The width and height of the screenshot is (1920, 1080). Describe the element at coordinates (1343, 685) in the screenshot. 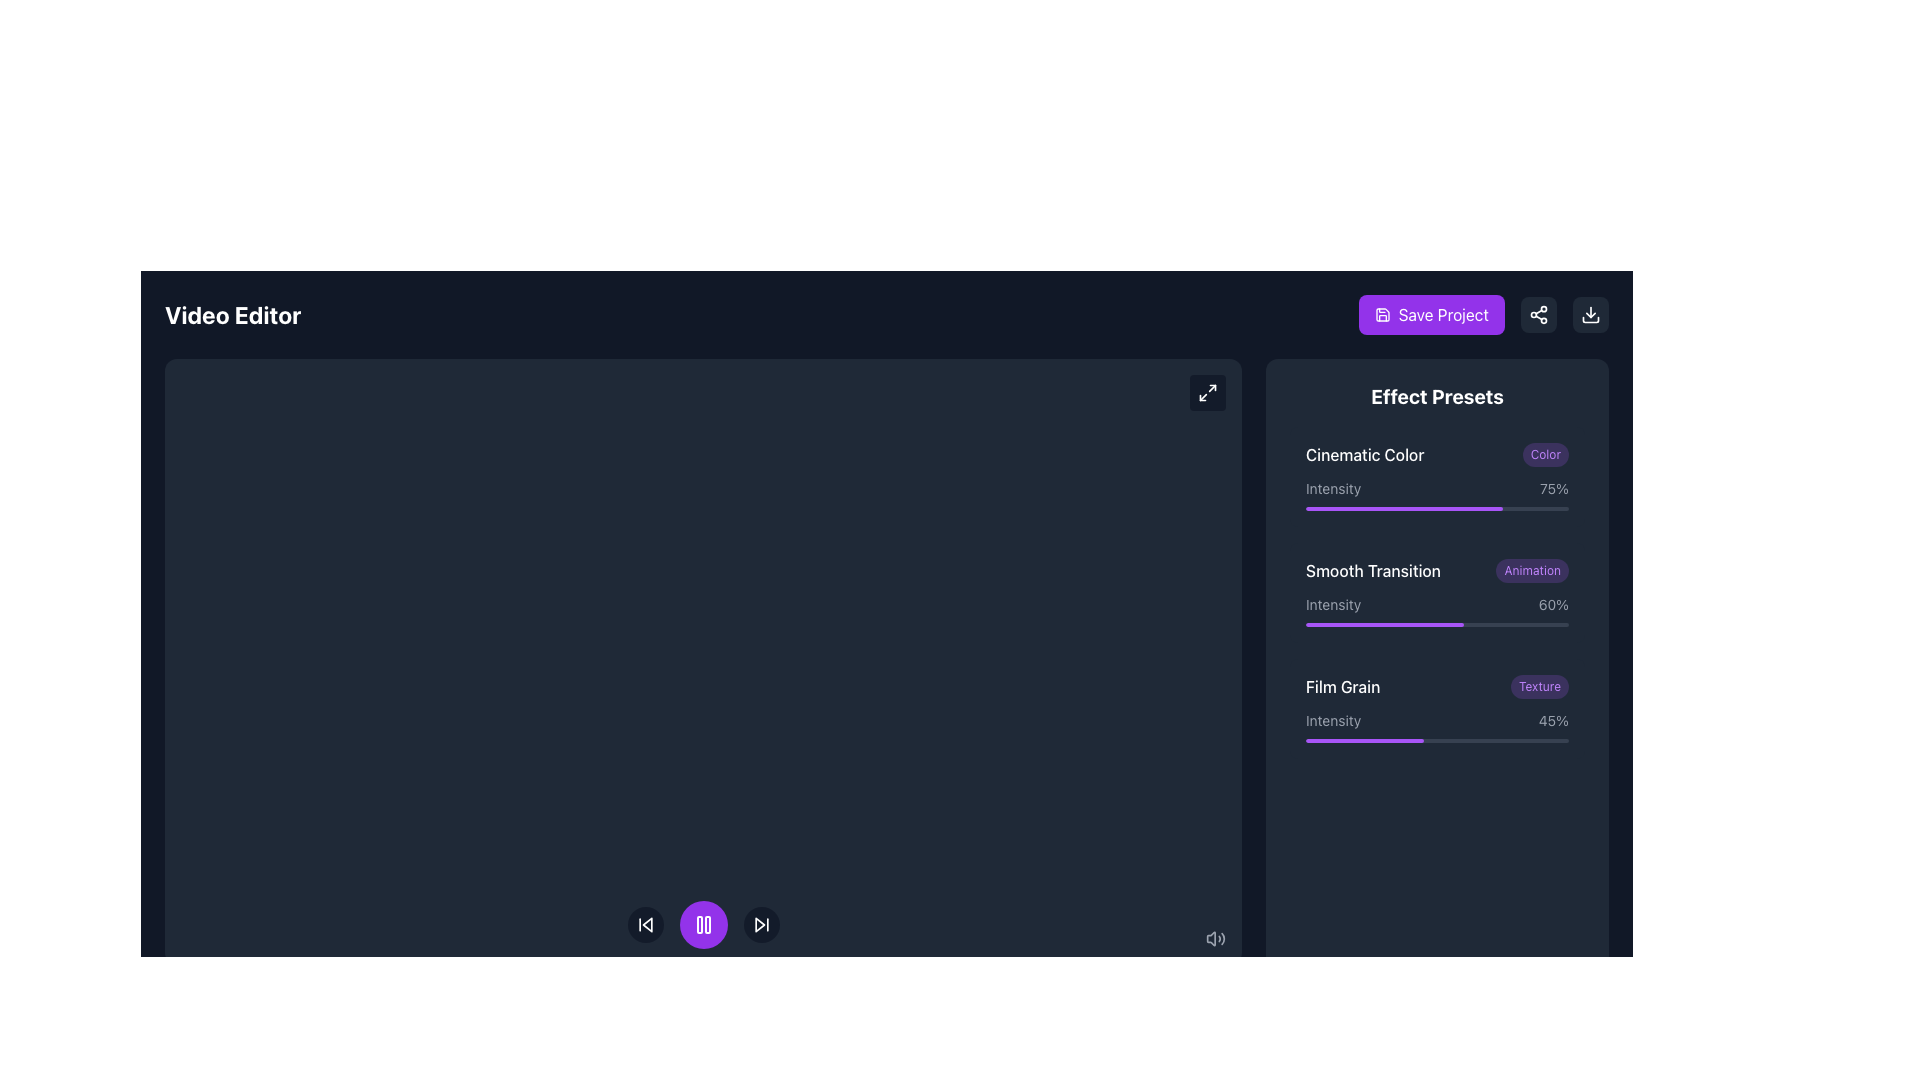

I see `the 'Film Grain' text label, which serves as a contextual identifier for a specific effect grouping under the 'Effect Presets' category` at that location.